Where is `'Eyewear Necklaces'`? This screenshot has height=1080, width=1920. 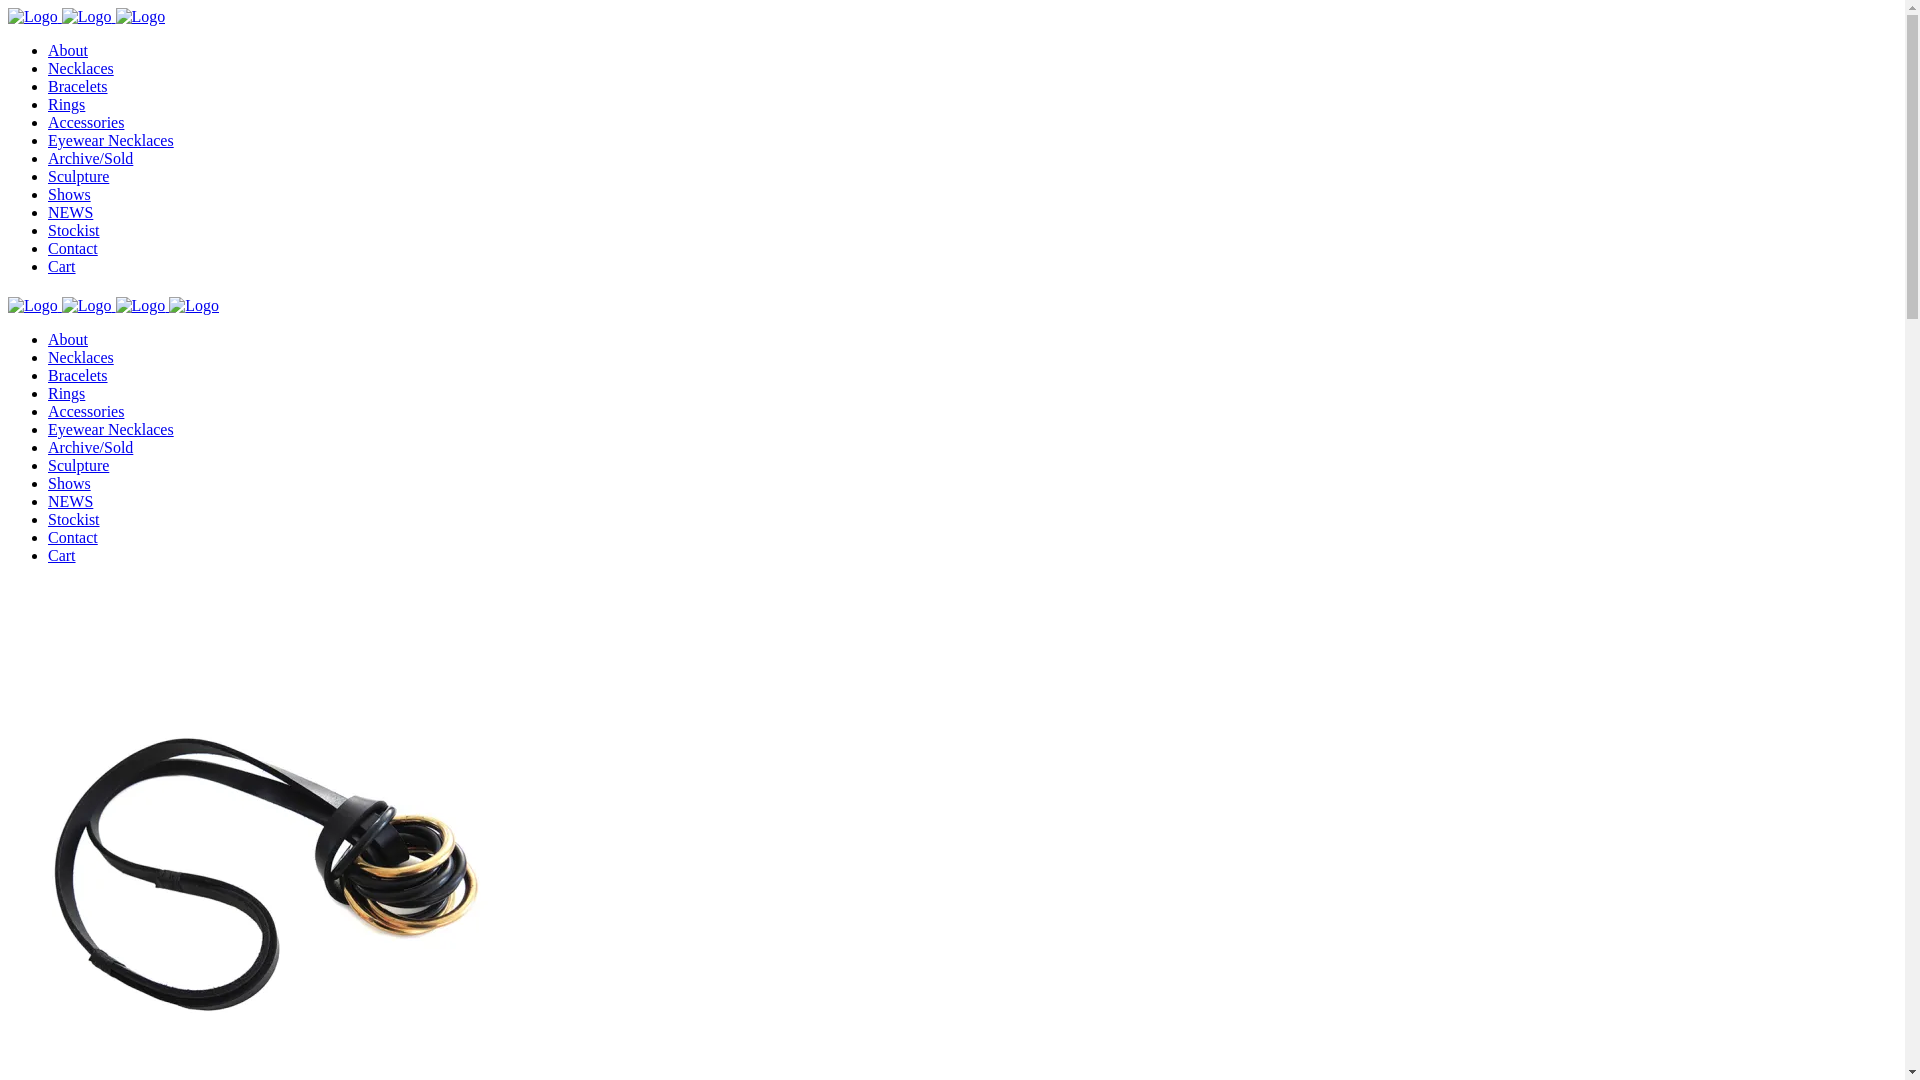
'Eyewear Necklaces' is located at coordinates (48, 428).